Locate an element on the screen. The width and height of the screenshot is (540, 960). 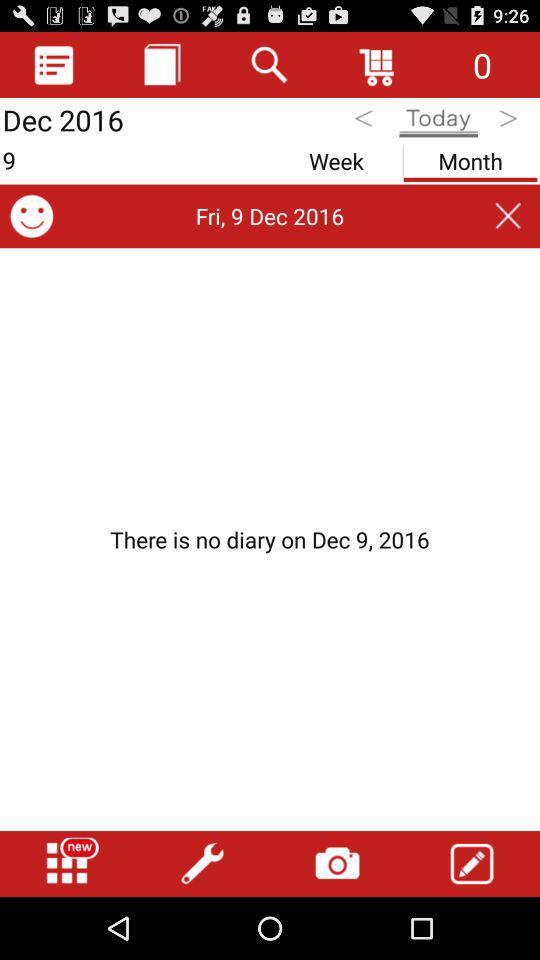
take photo button is located at coordinates (337, 863).